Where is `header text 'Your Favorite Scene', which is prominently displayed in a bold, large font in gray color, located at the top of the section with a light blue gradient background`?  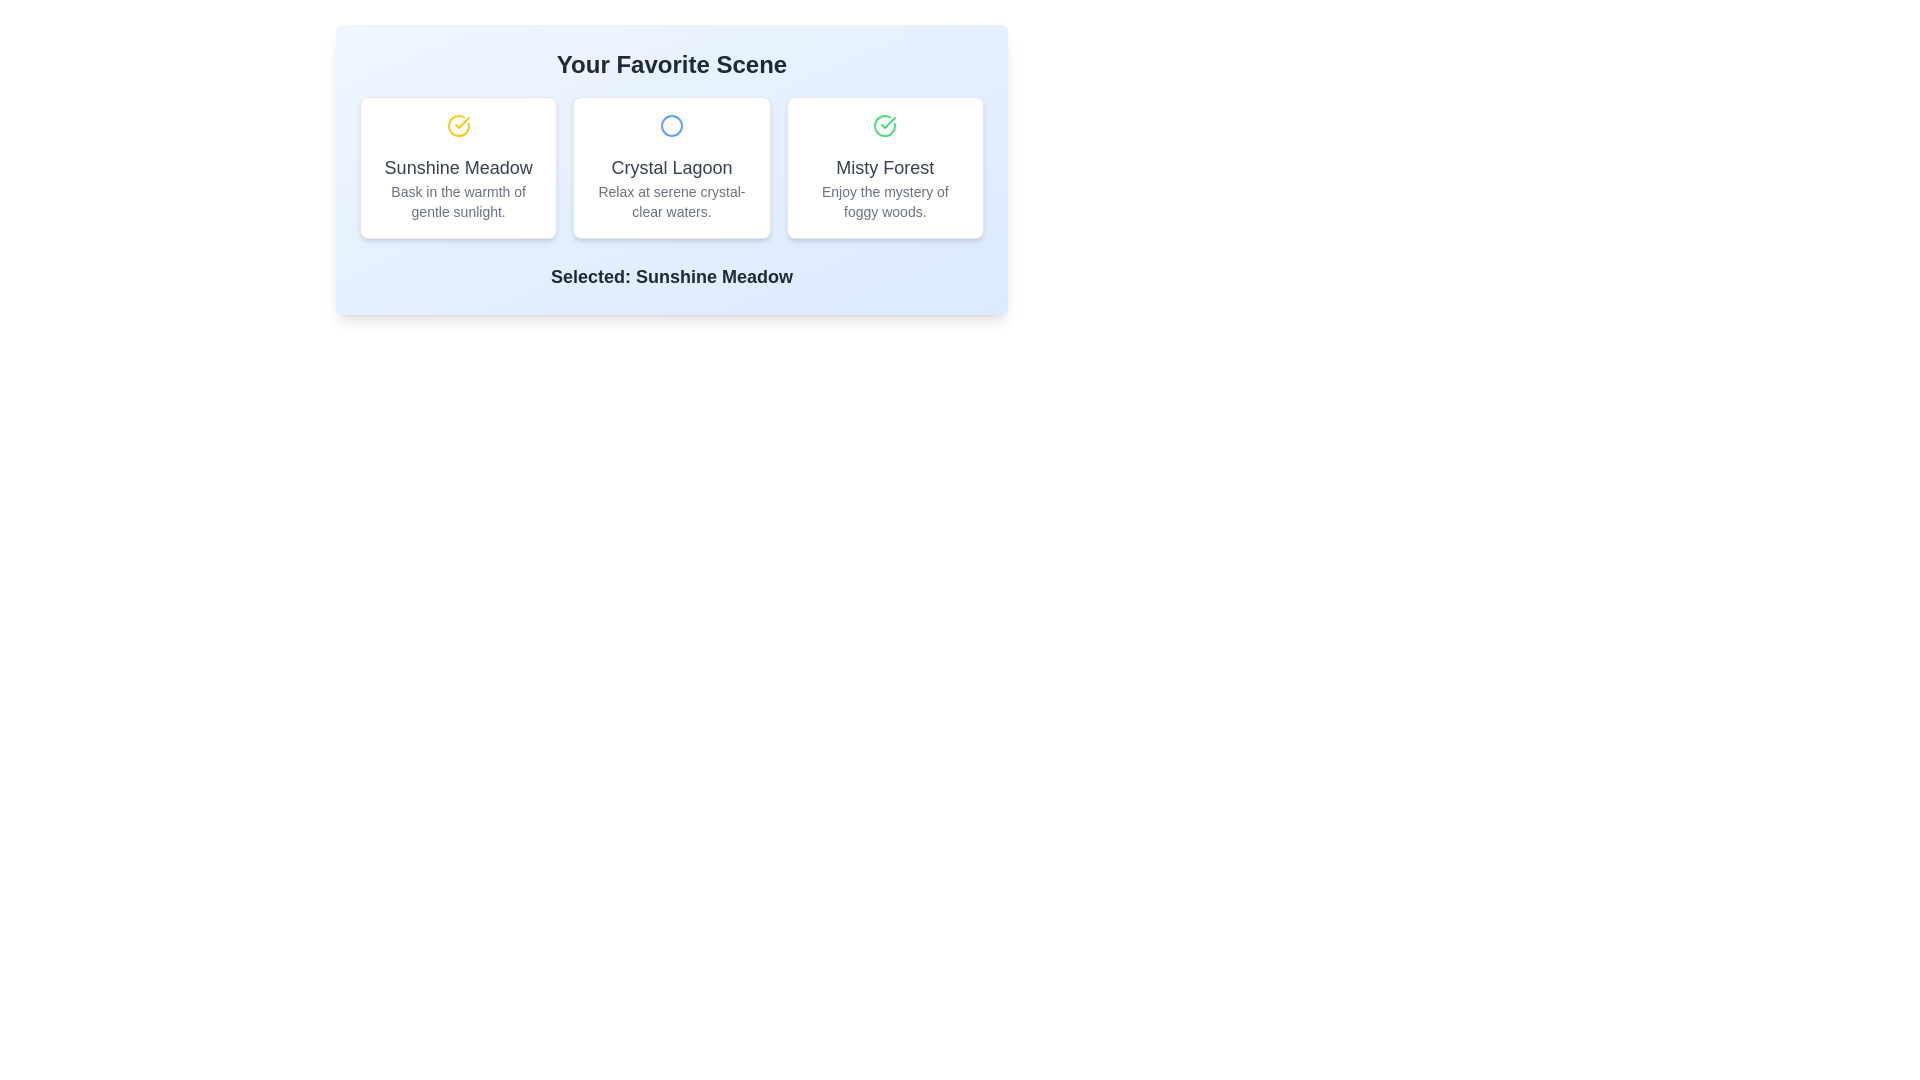 header text 'Your Favorite Scene', which is prominently displayed in a bold, large font in gray color, located at the top of the section with a light blue gradient background is located at coordinates (672, 64).